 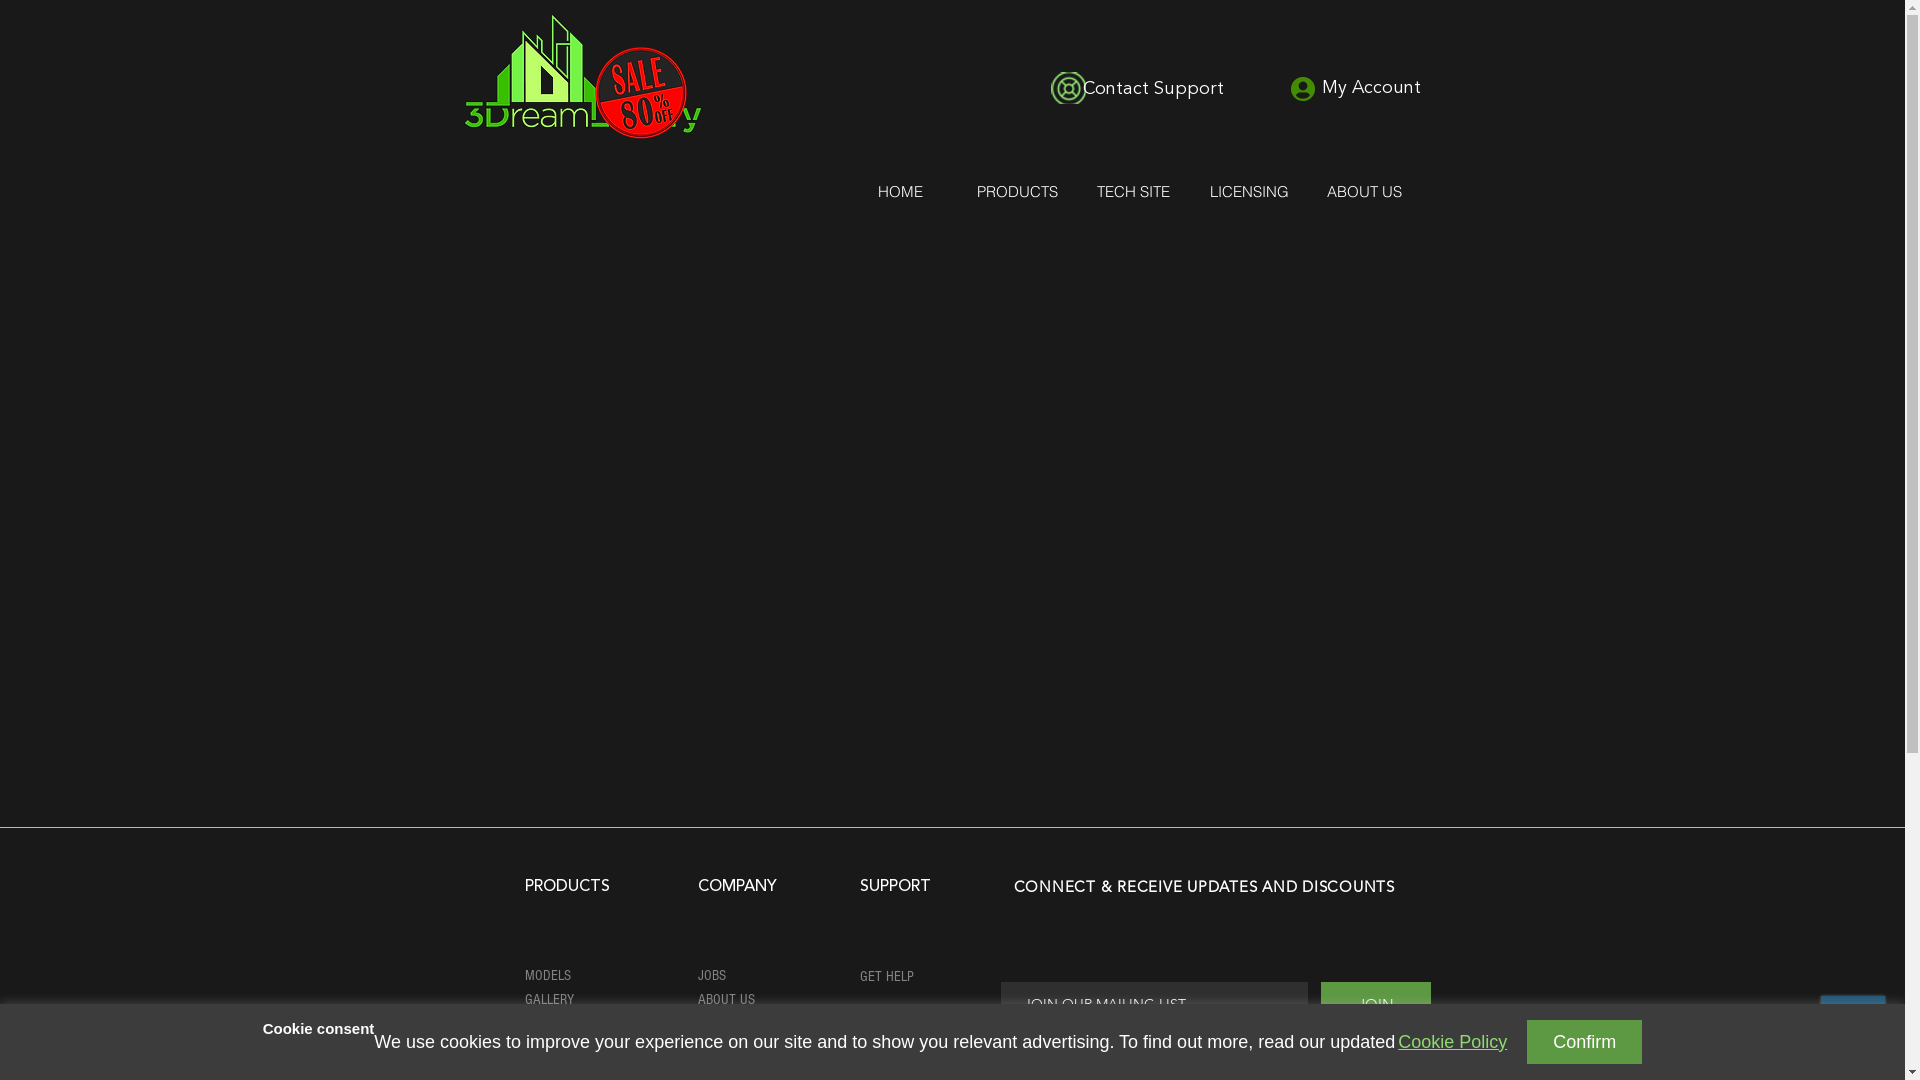 What do you see at coordinates (548, 999) in the screenshot?
I see `'GALLERY'` at bounding box center [548, 999].